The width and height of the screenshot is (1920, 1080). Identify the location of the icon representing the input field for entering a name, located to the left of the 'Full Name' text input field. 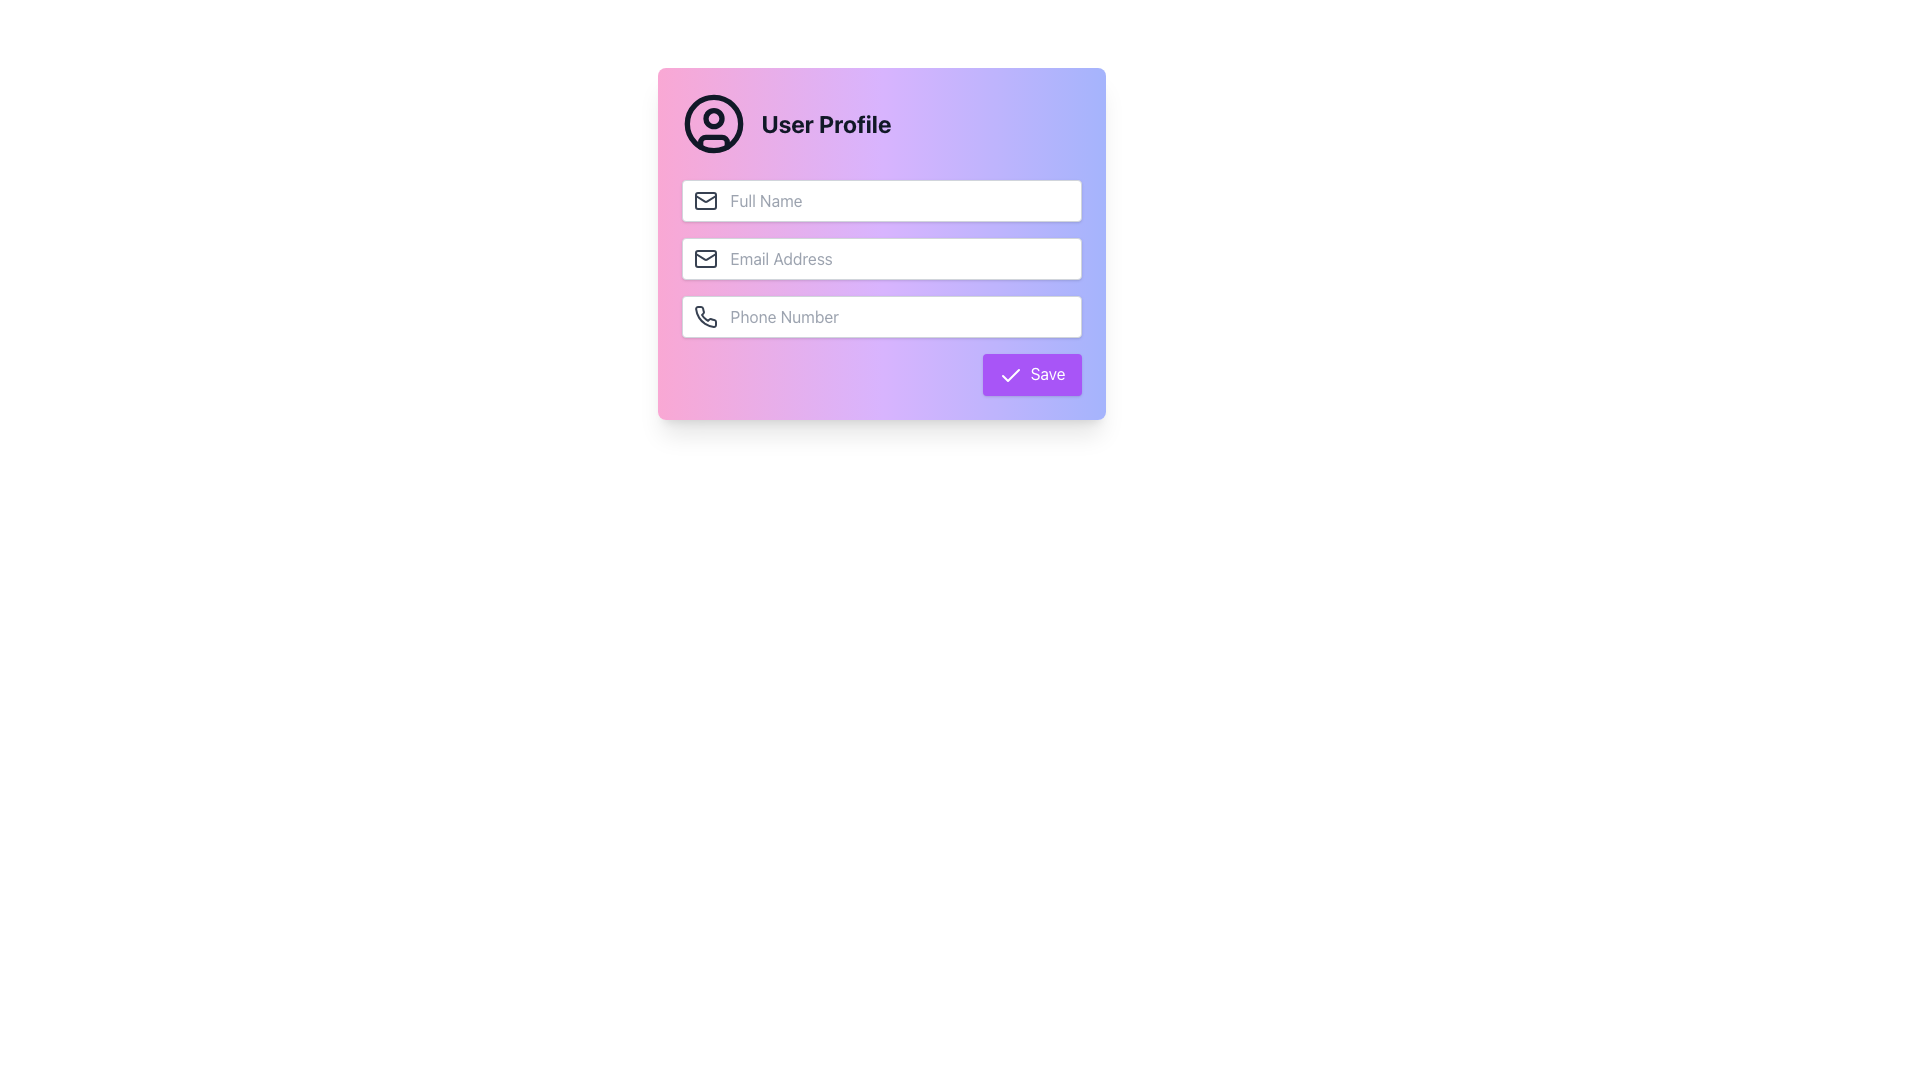
(705, 200).